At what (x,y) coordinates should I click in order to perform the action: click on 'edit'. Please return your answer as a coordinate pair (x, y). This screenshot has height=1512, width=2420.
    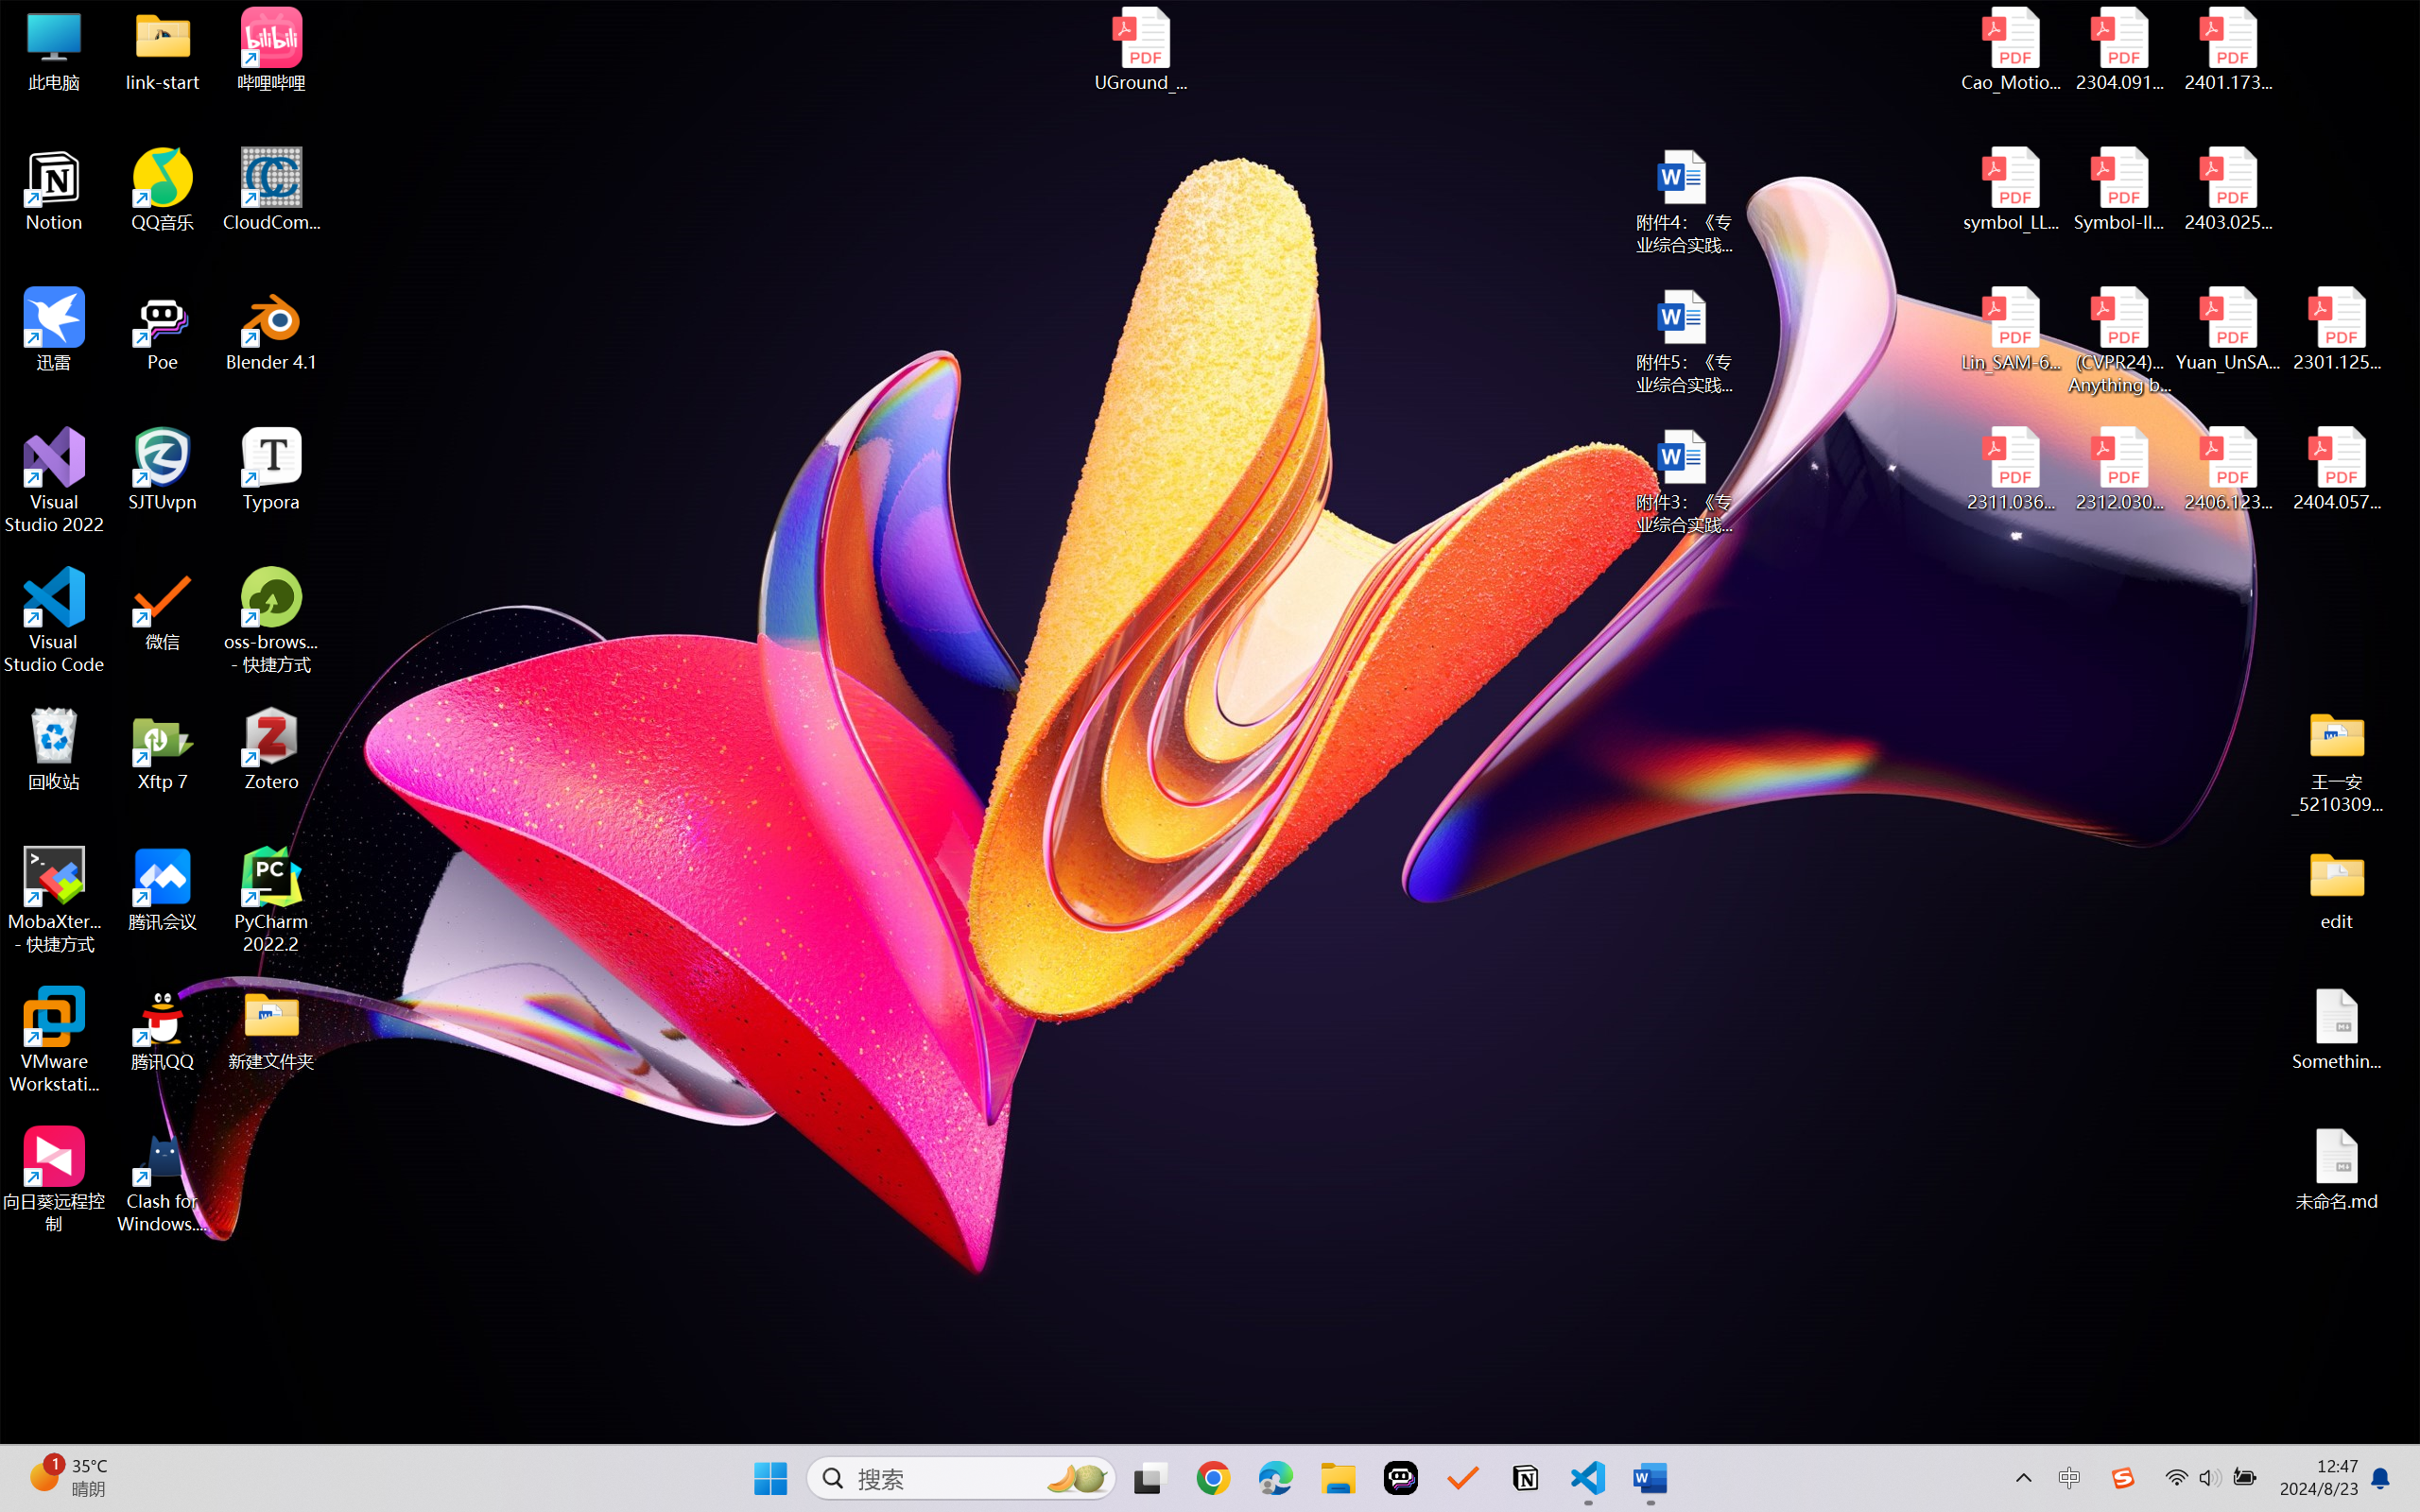
    Looking at the image, I should click on (2335, 887).